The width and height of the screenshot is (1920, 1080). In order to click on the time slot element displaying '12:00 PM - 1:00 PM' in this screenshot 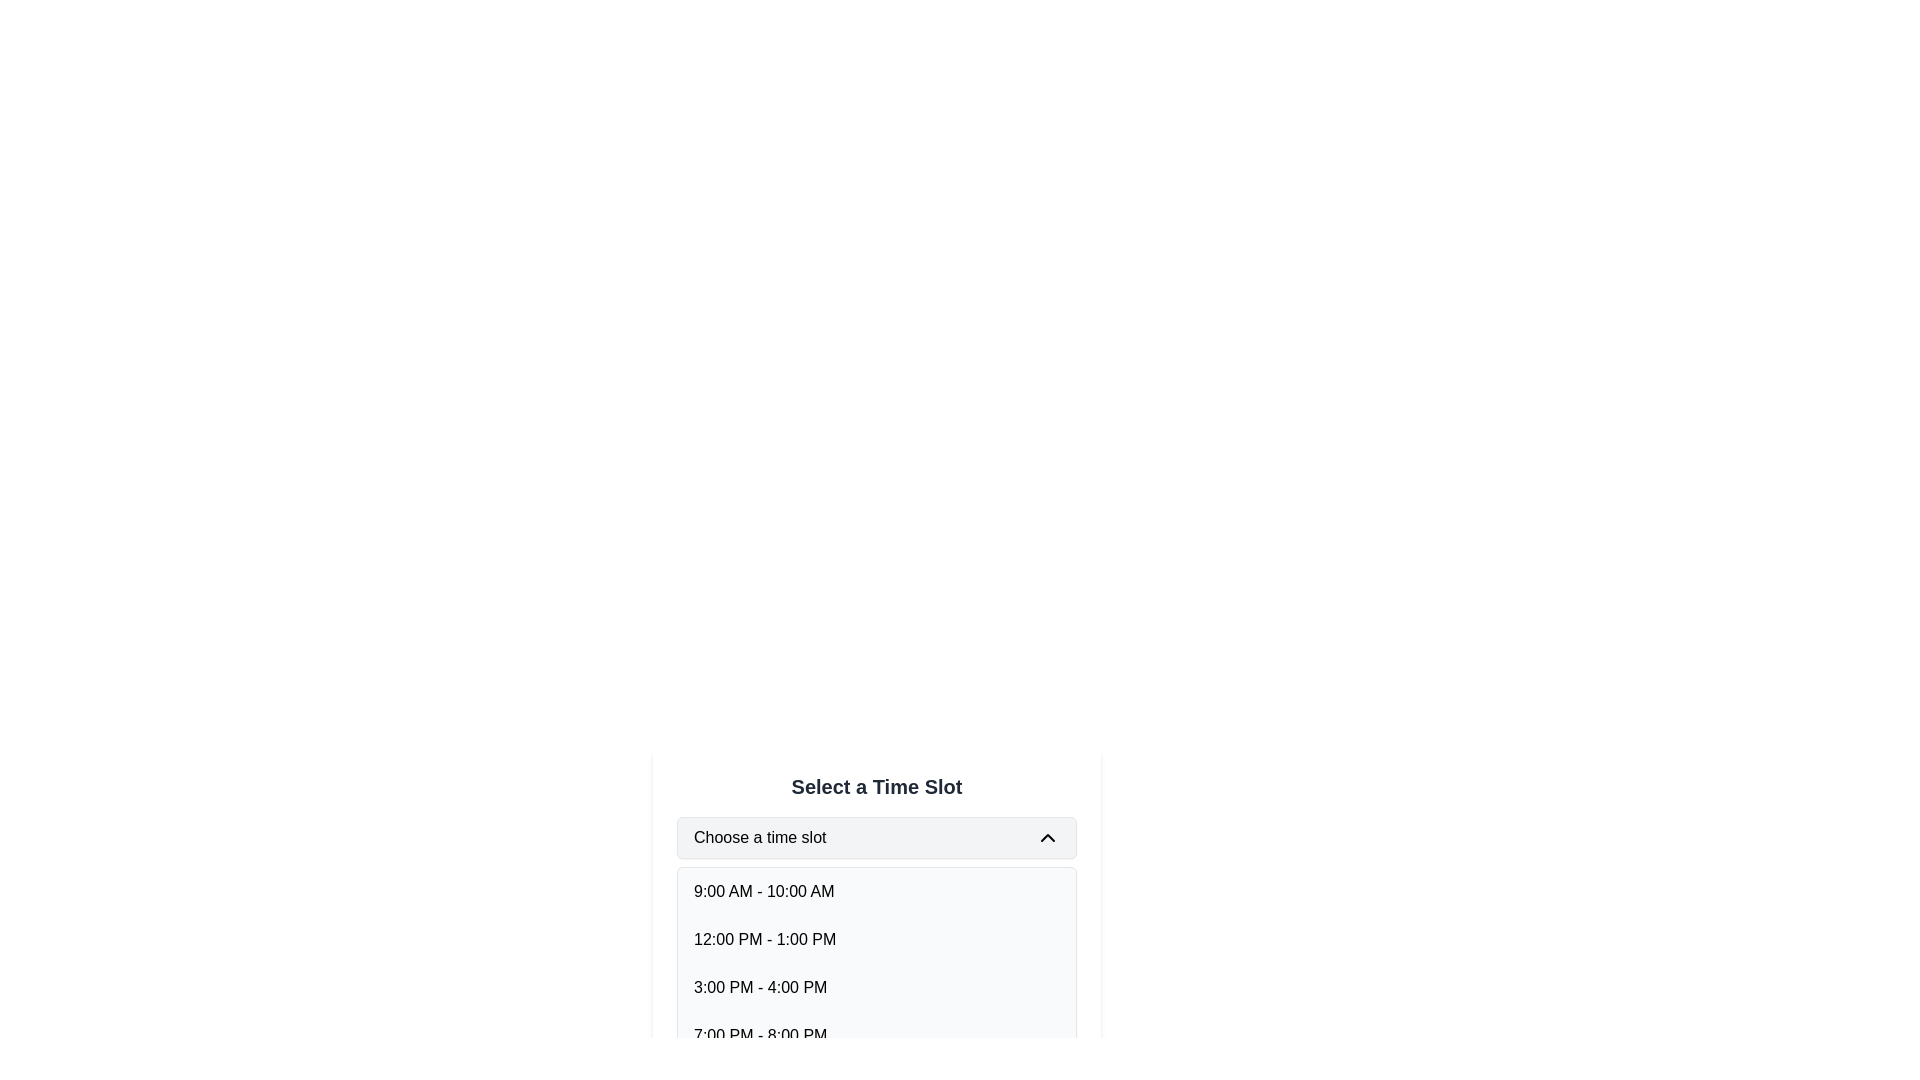, I will do `click(877, 940)`.